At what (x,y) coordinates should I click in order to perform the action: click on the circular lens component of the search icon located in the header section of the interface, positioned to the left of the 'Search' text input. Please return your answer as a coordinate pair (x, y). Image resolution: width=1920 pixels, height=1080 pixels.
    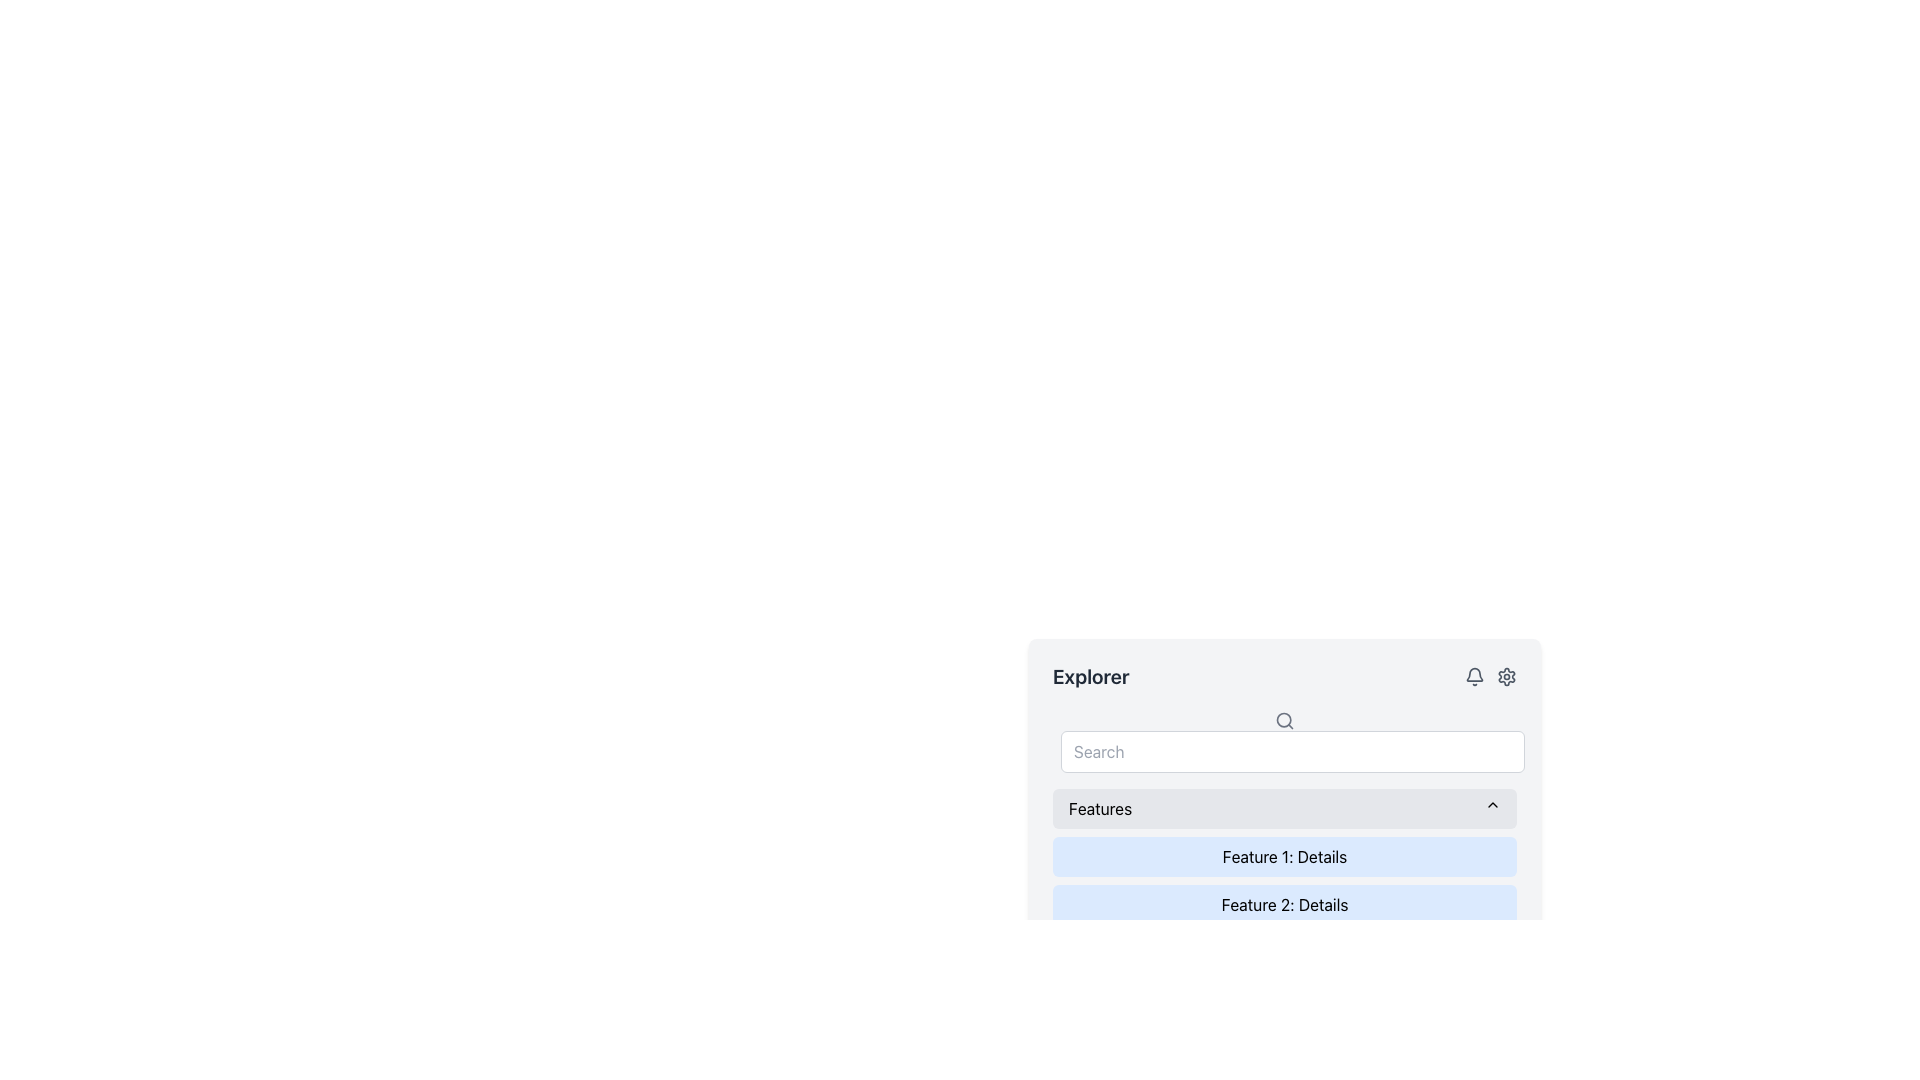
    Looking at the image, I should click on (1284, 718).